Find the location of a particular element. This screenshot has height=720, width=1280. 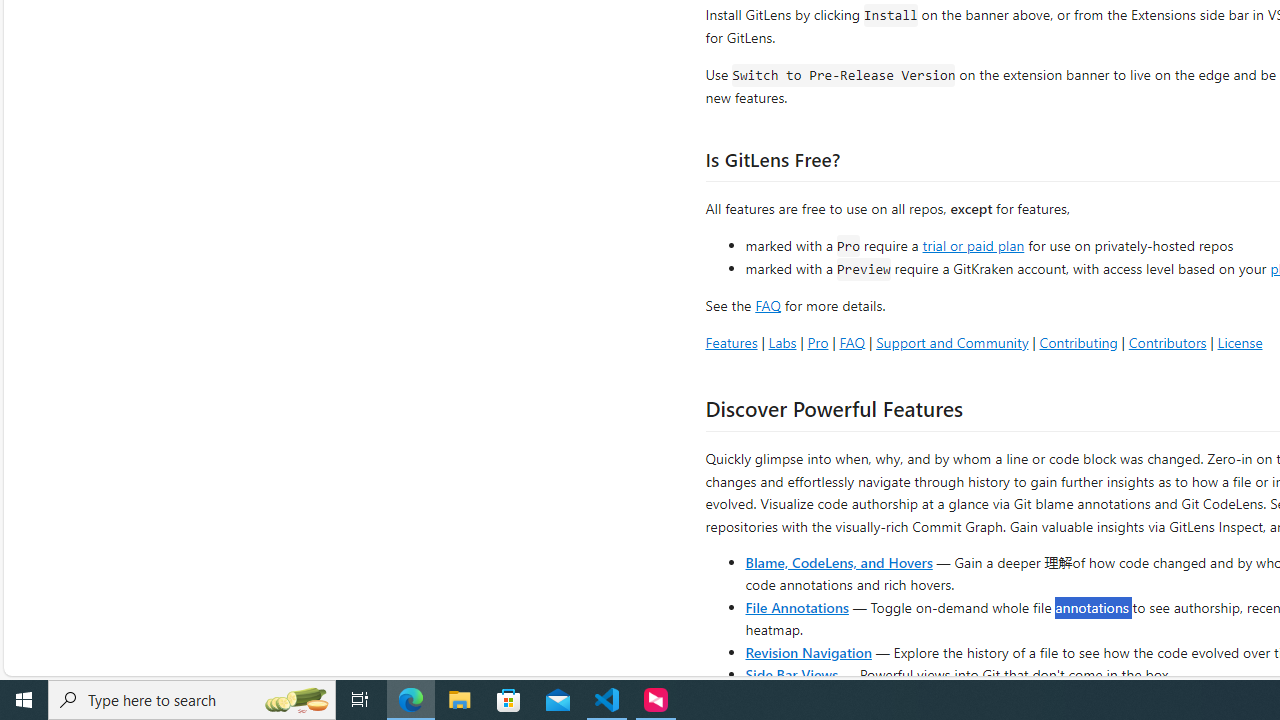

'Labs' is located at coordinates (781, 341).